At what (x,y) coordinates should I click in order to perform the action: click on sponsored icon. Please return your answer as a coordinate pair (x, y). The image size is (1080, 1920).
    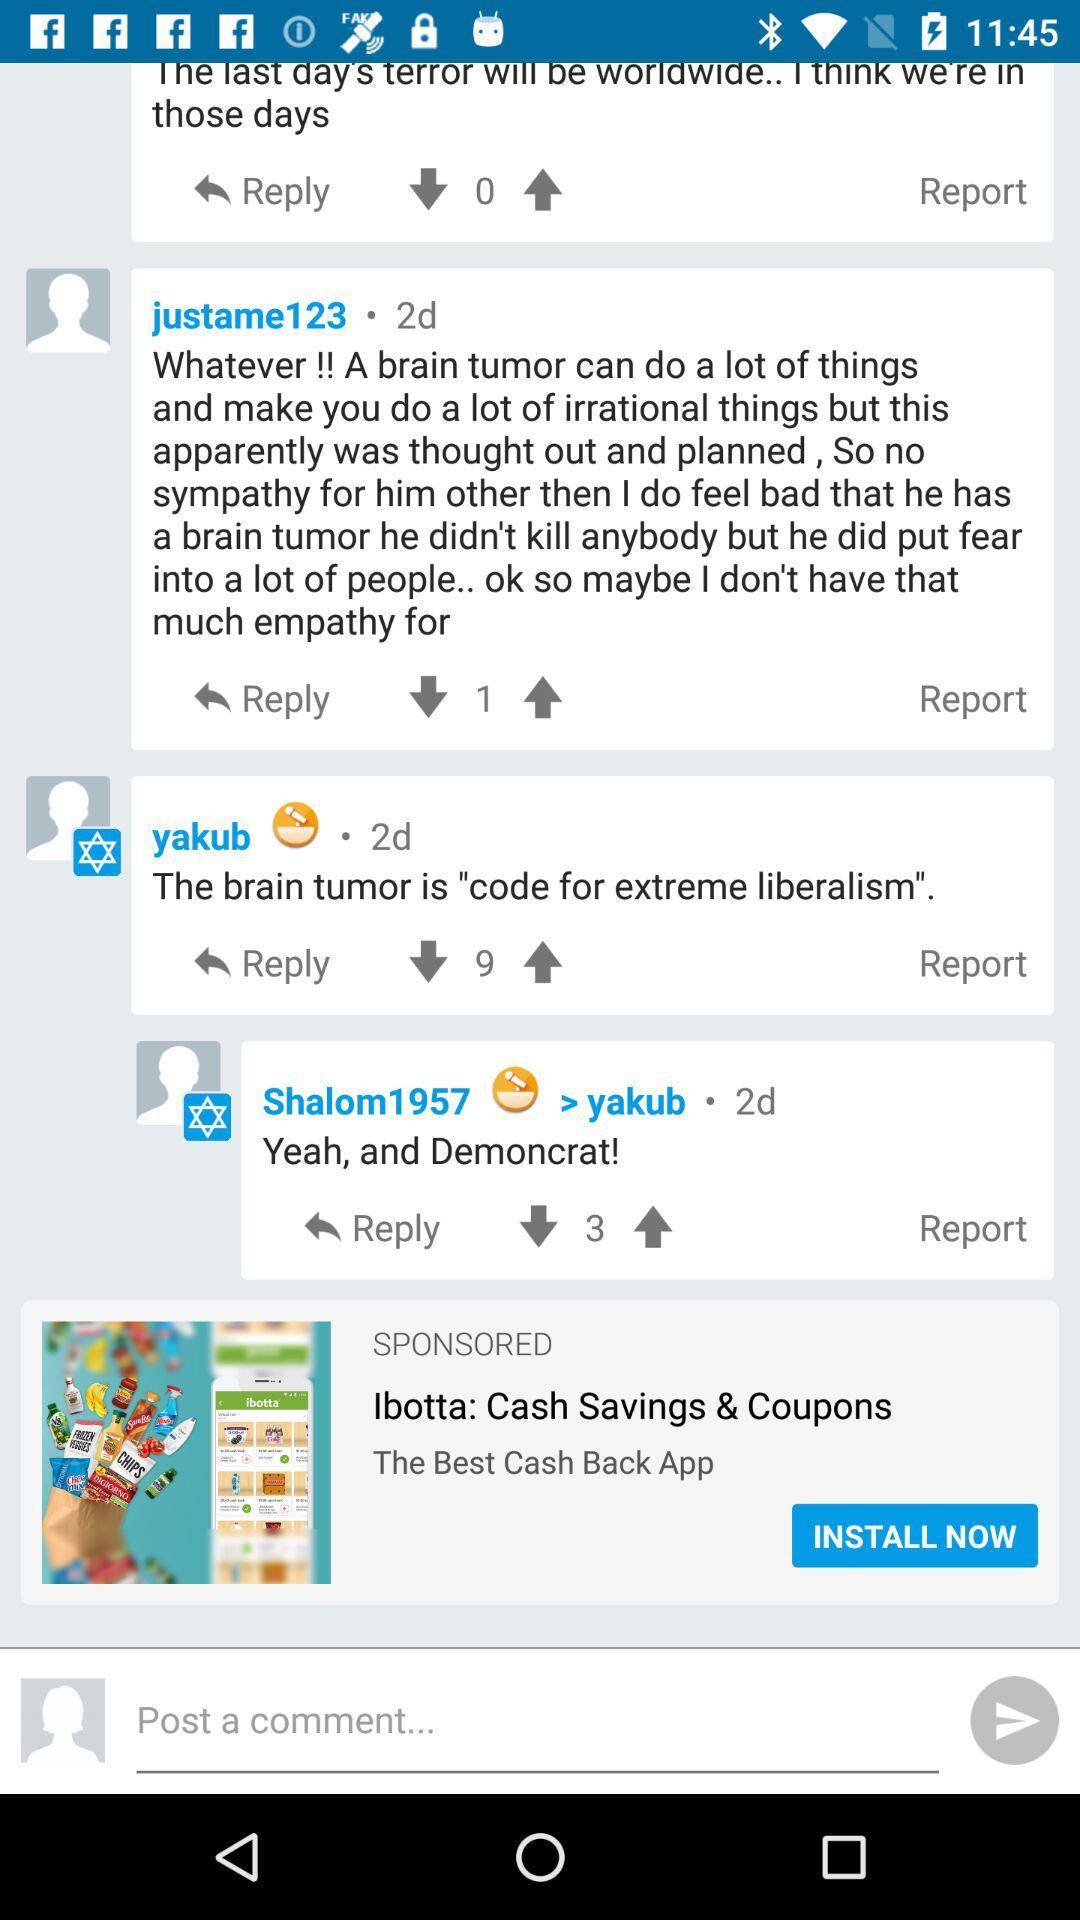
    Looking at the image, I should click on (463, 1334).